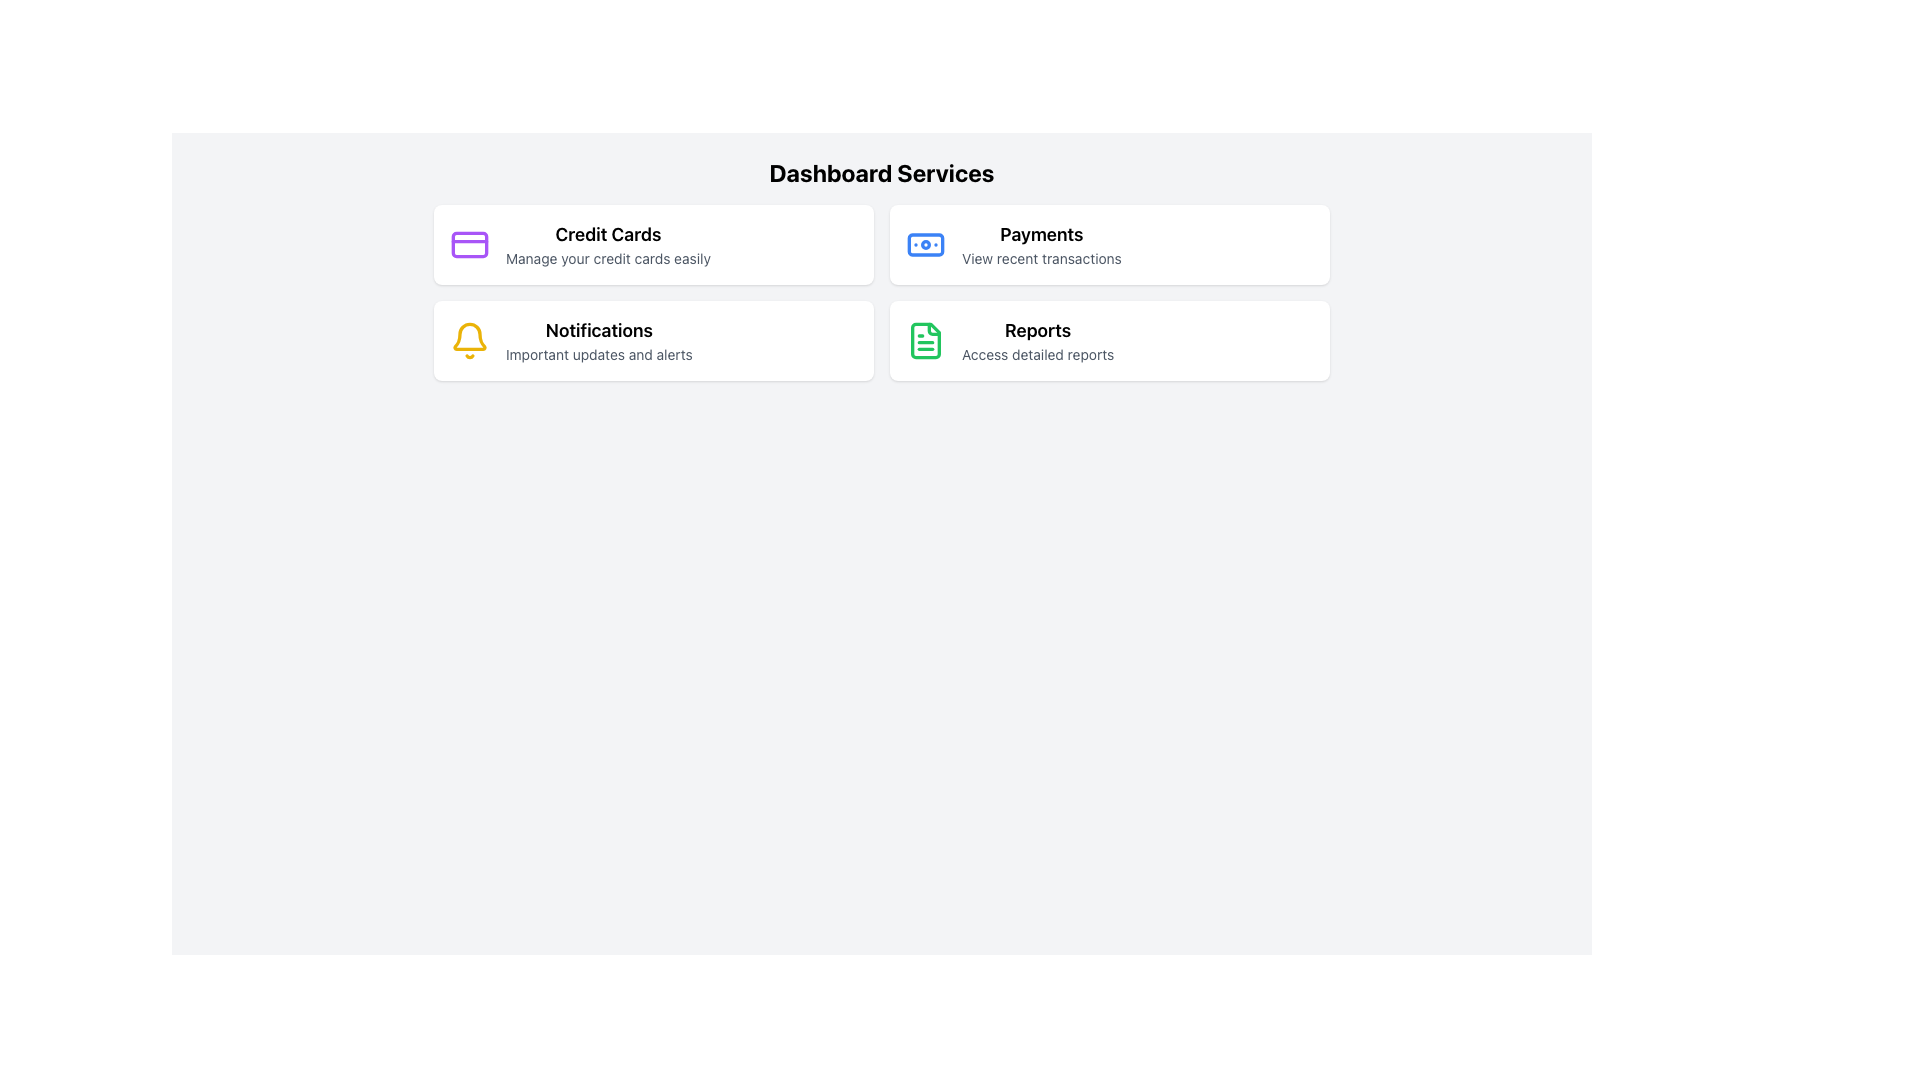 The height and width of the screenshot is (1080, 1920). What do you see at coordinates (1108, 244) in the screenshot?
I see `the payment-related panel located in the top-right part of the grid layout, which provides access to recent transaction details` at bounding box center [1108, 244].